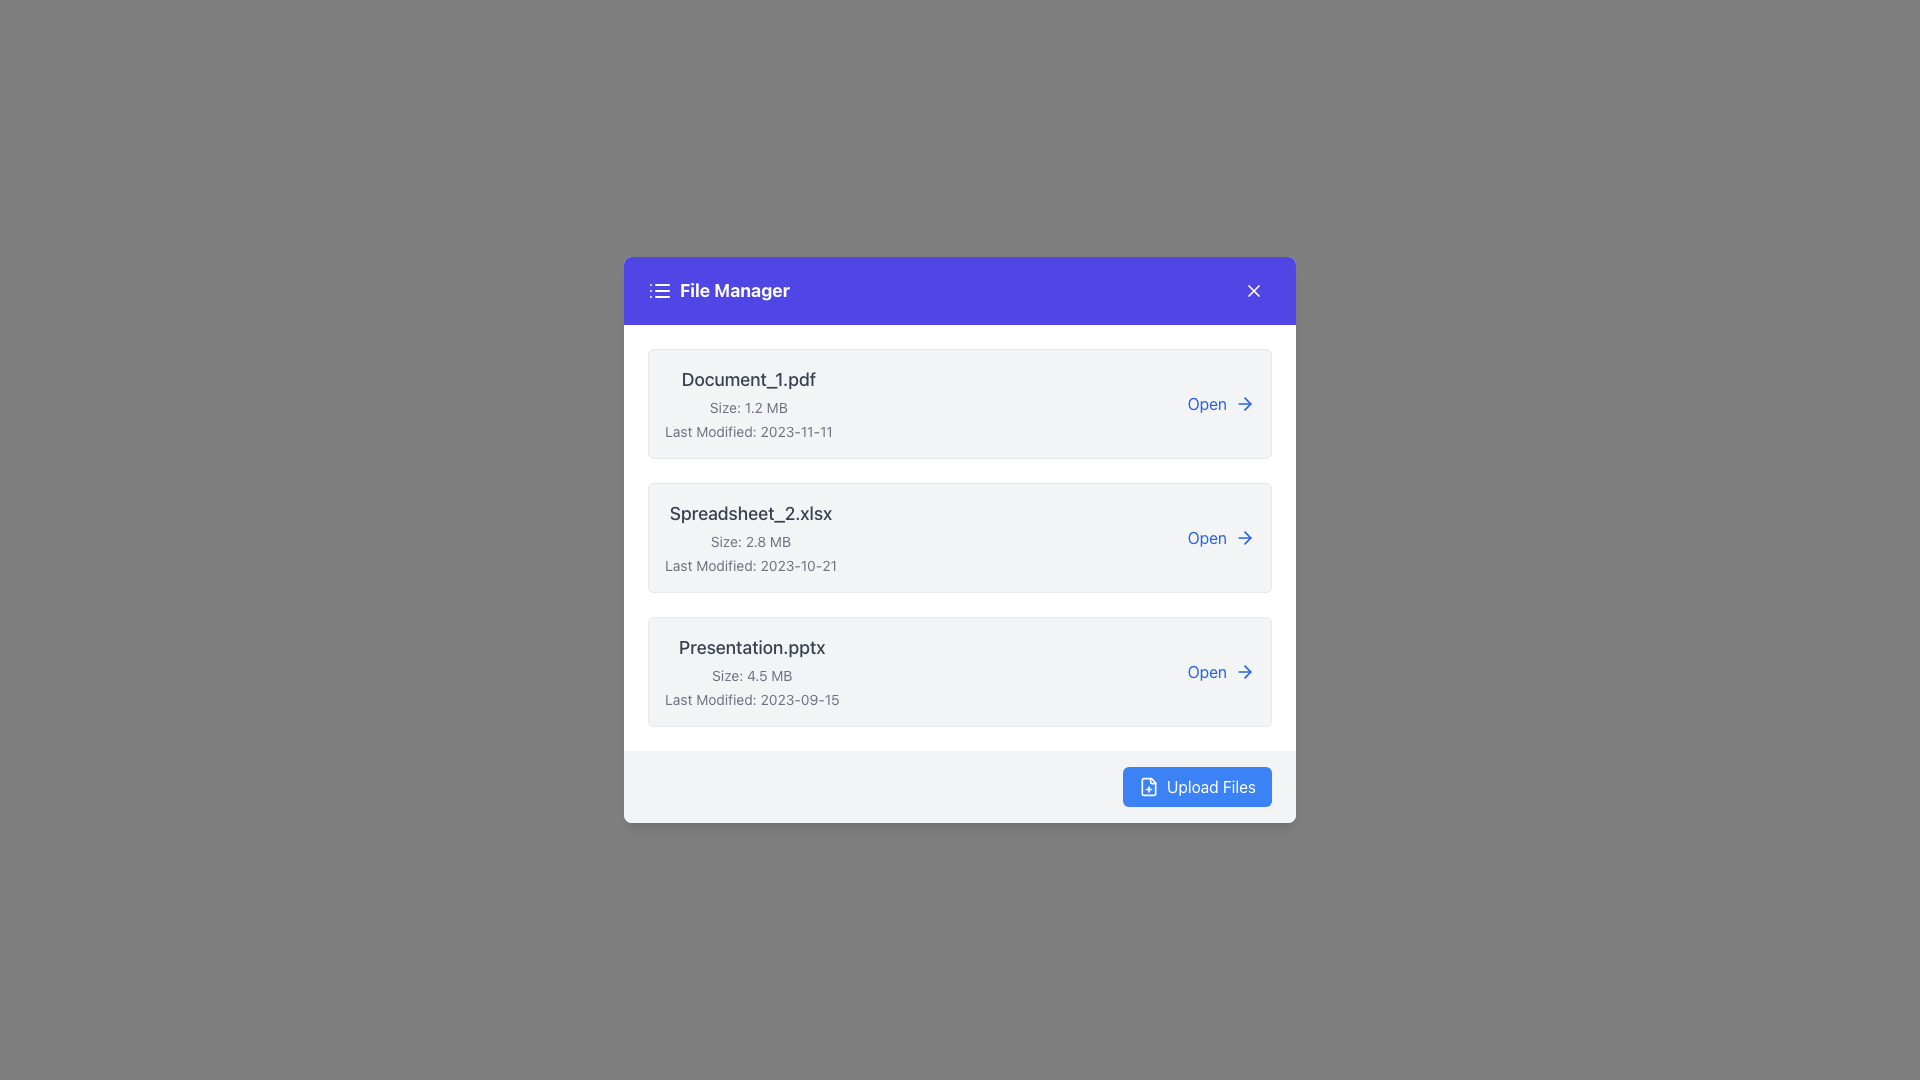 The image size is (1920, 1080). Describe the element at coordinates (749, 536) in the screenshot. I see `the textual display element that presents metadata about a file, located in the middle of the list of file entries within the file manager interface, specifically the second entry among three visible entries` at that location.